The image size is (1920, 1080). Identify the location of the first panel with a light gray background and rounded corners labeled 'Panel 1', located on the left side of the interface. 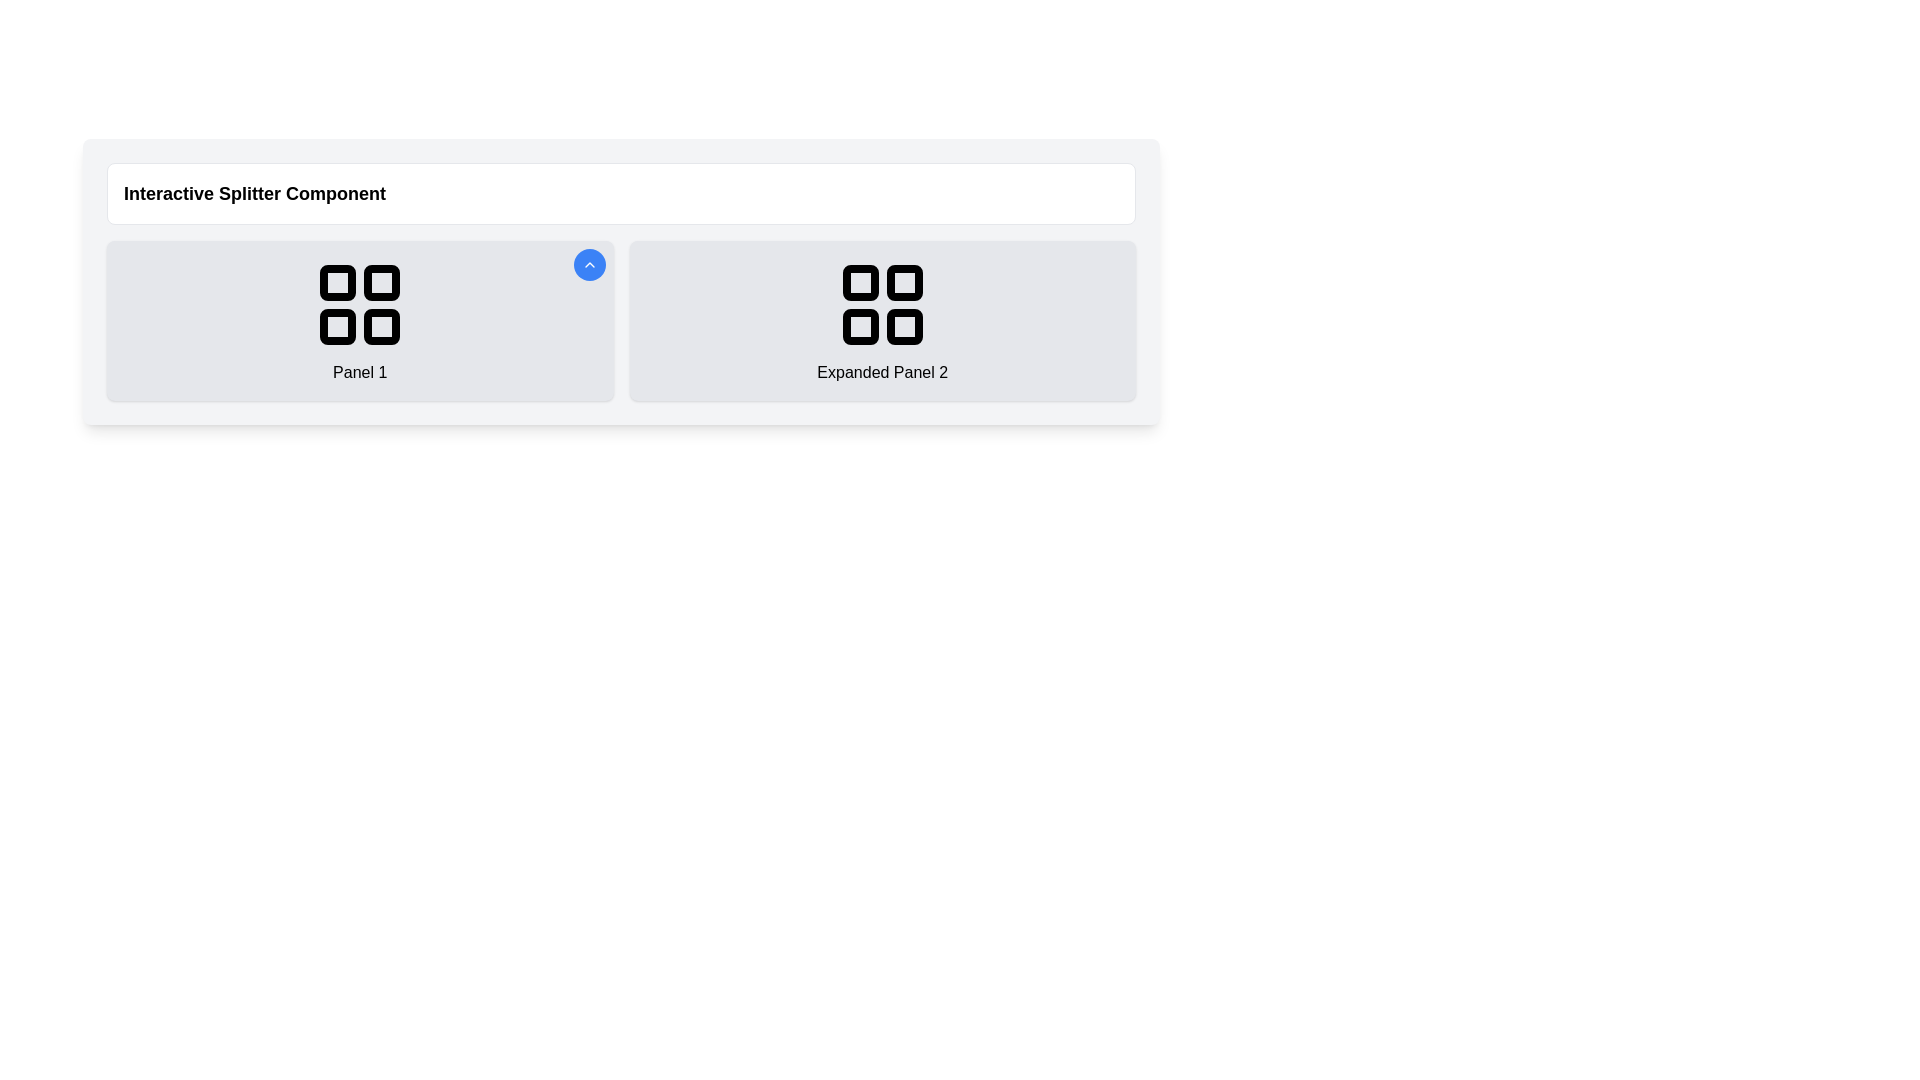
(360, 319).